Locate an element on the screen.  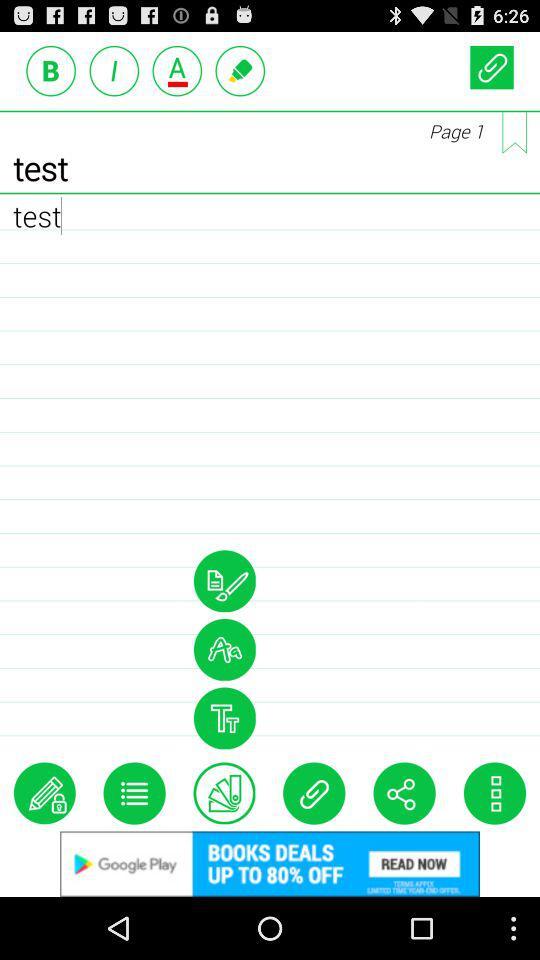
bookmark page is located at coordinates (514, 131).